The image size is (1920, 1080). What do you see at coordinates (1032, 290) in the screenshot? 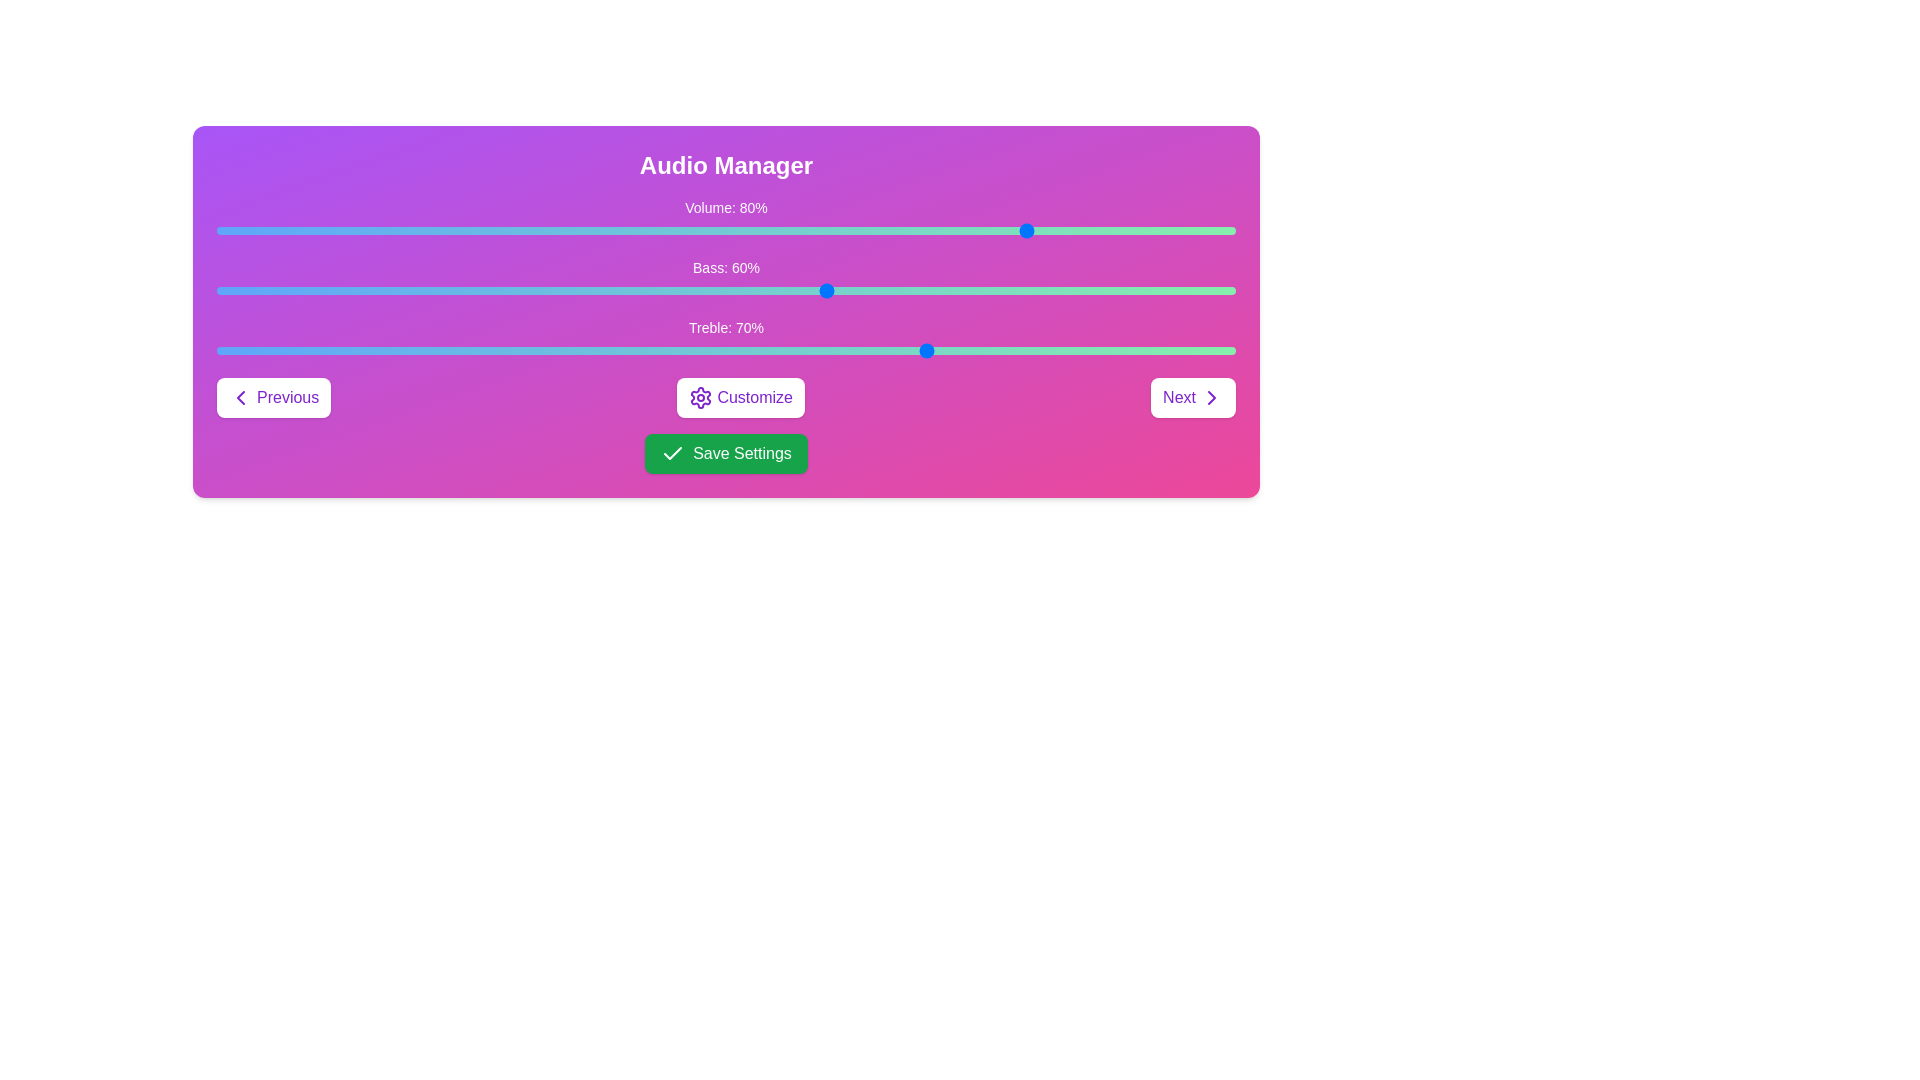
I see `bass level` at bounding box center [1032, 290].